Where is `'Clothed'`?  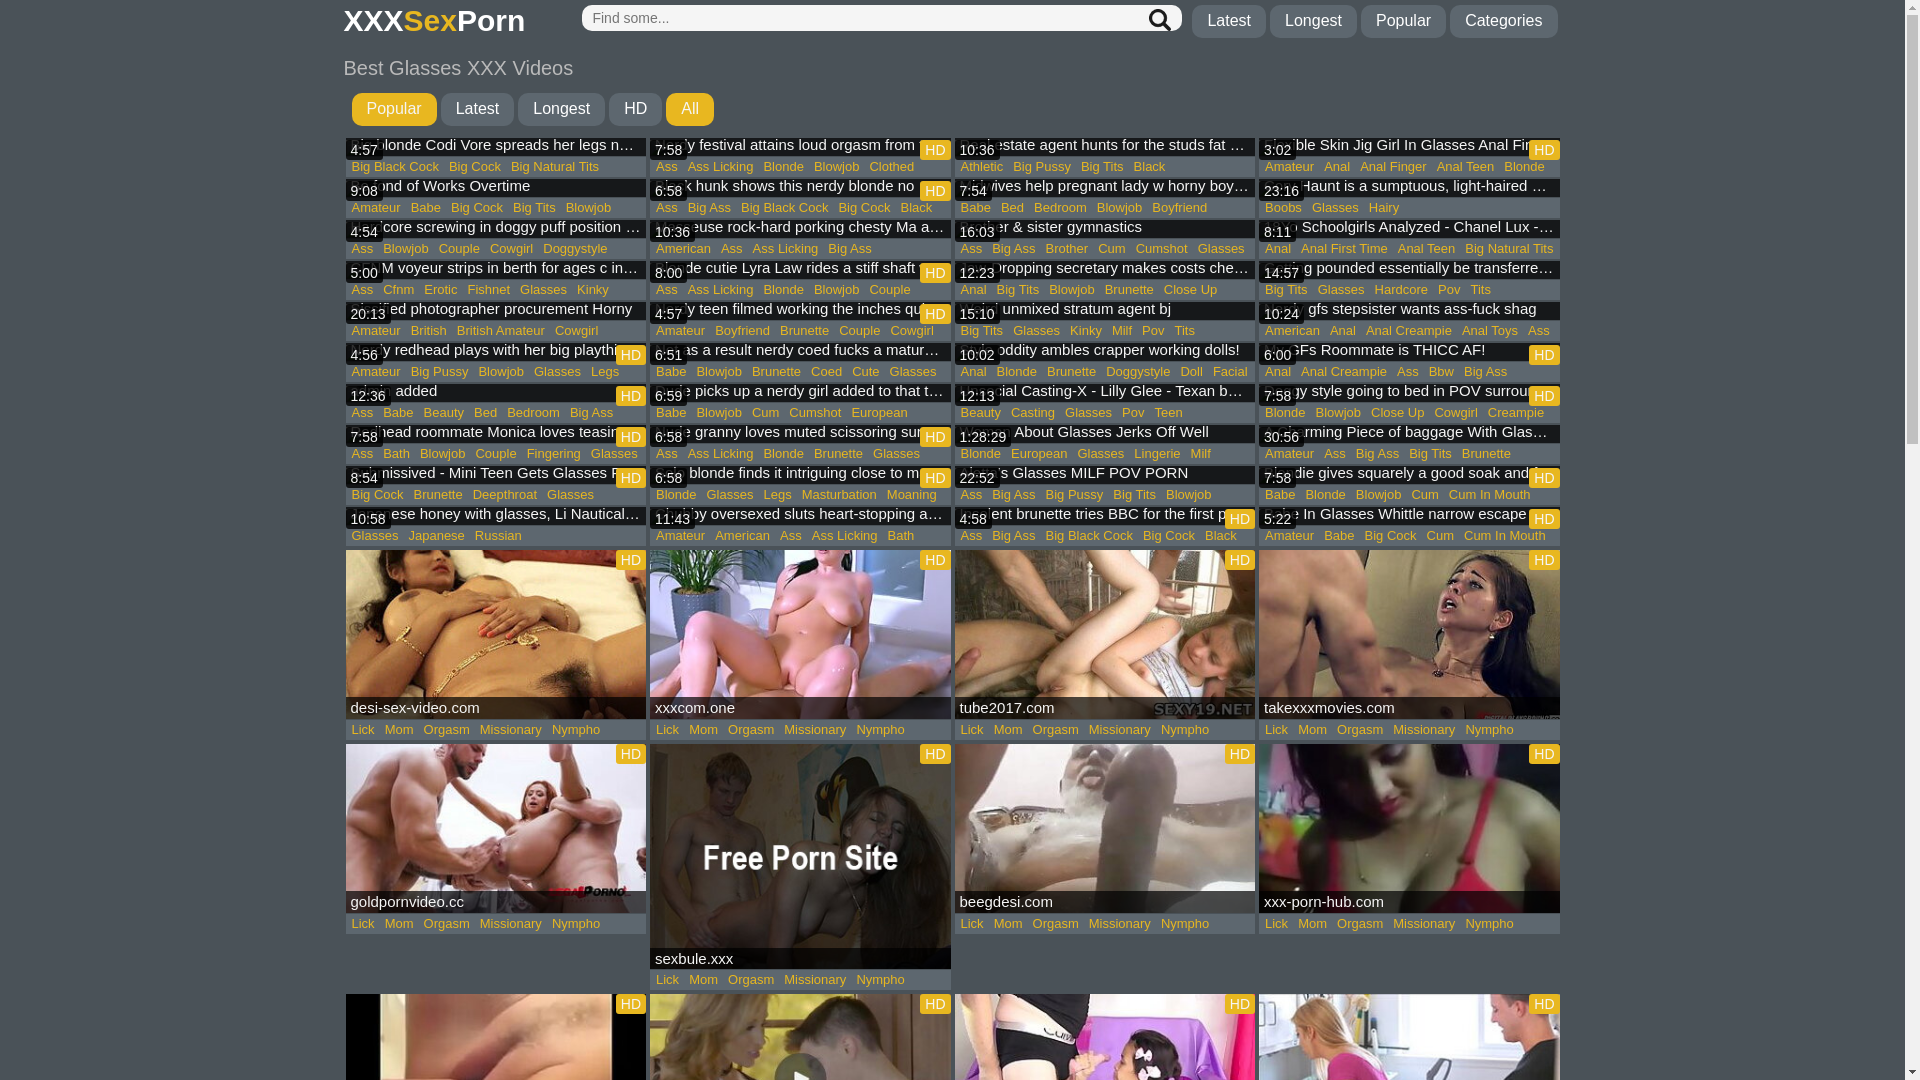 'Clothed' is located at coordinates (890, 165).